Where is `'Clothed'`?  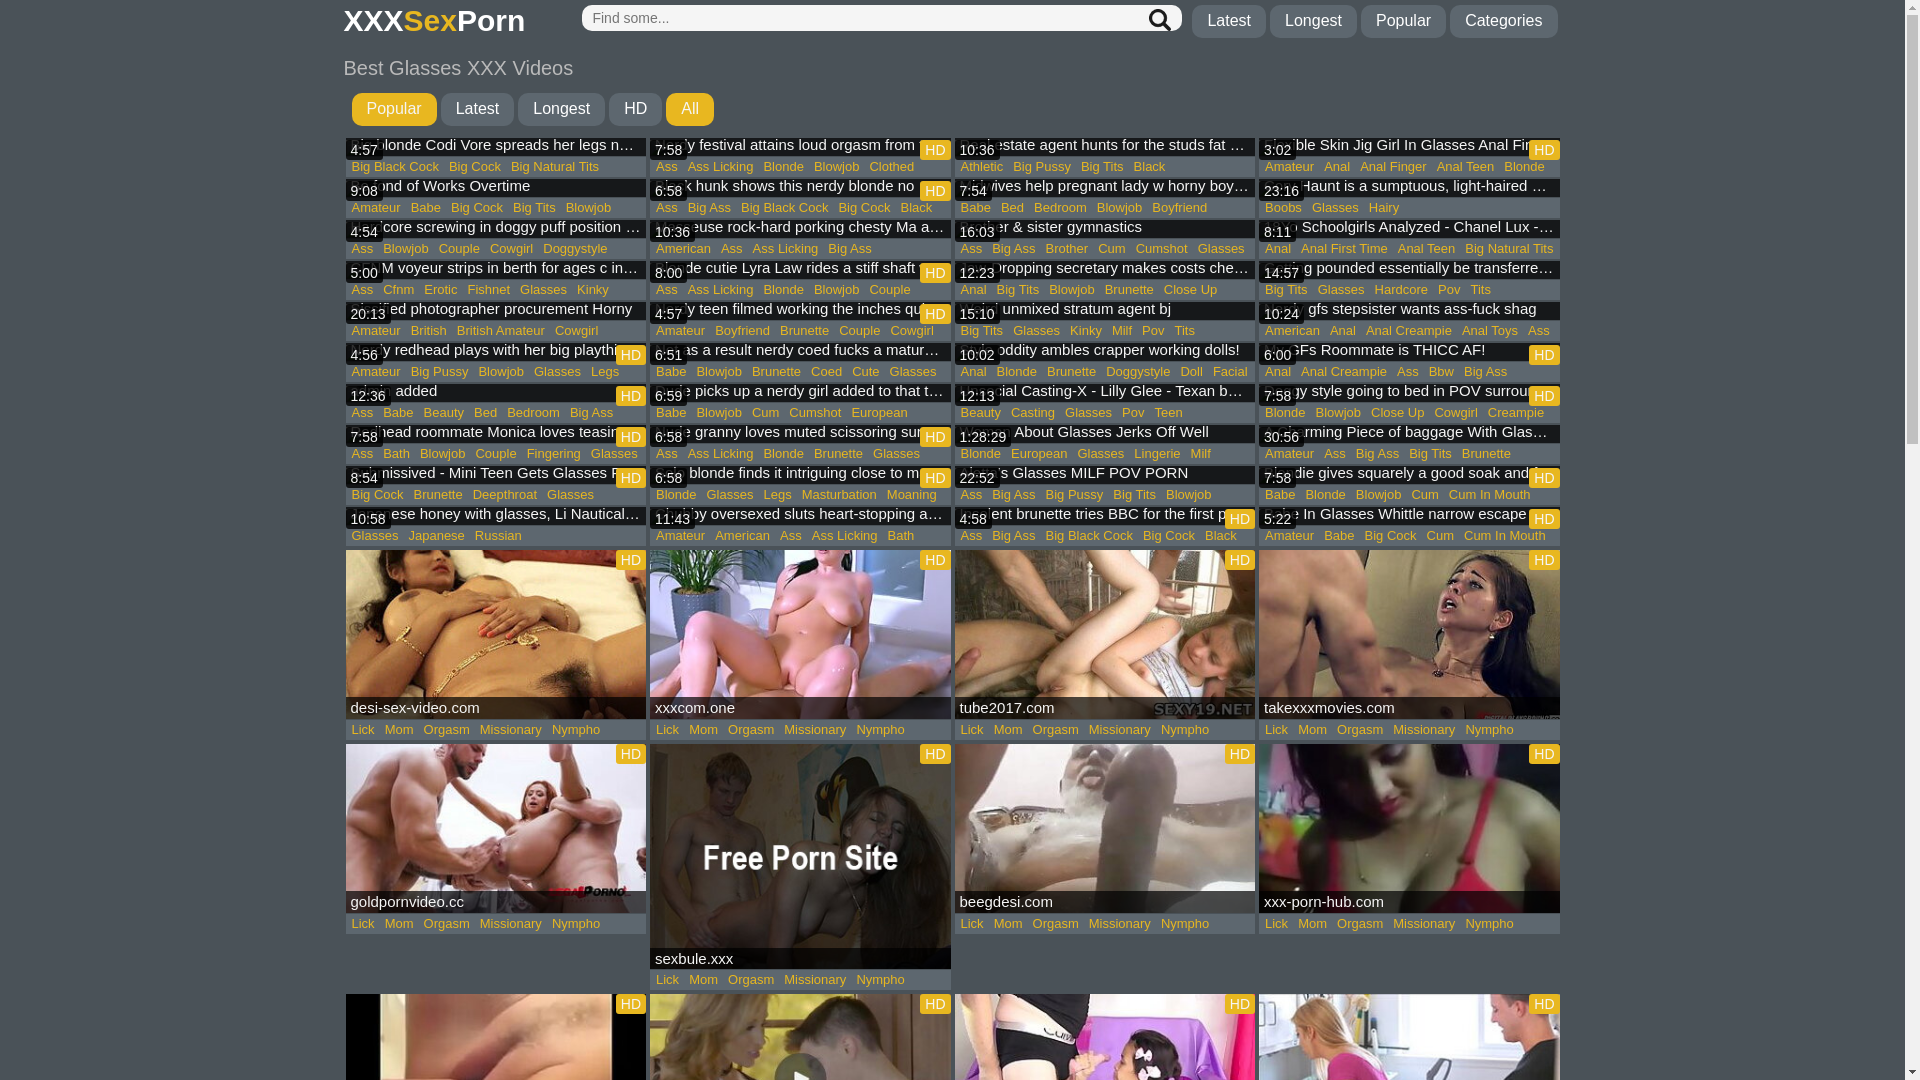 'Clothed' is located at coordinates (890, 165).